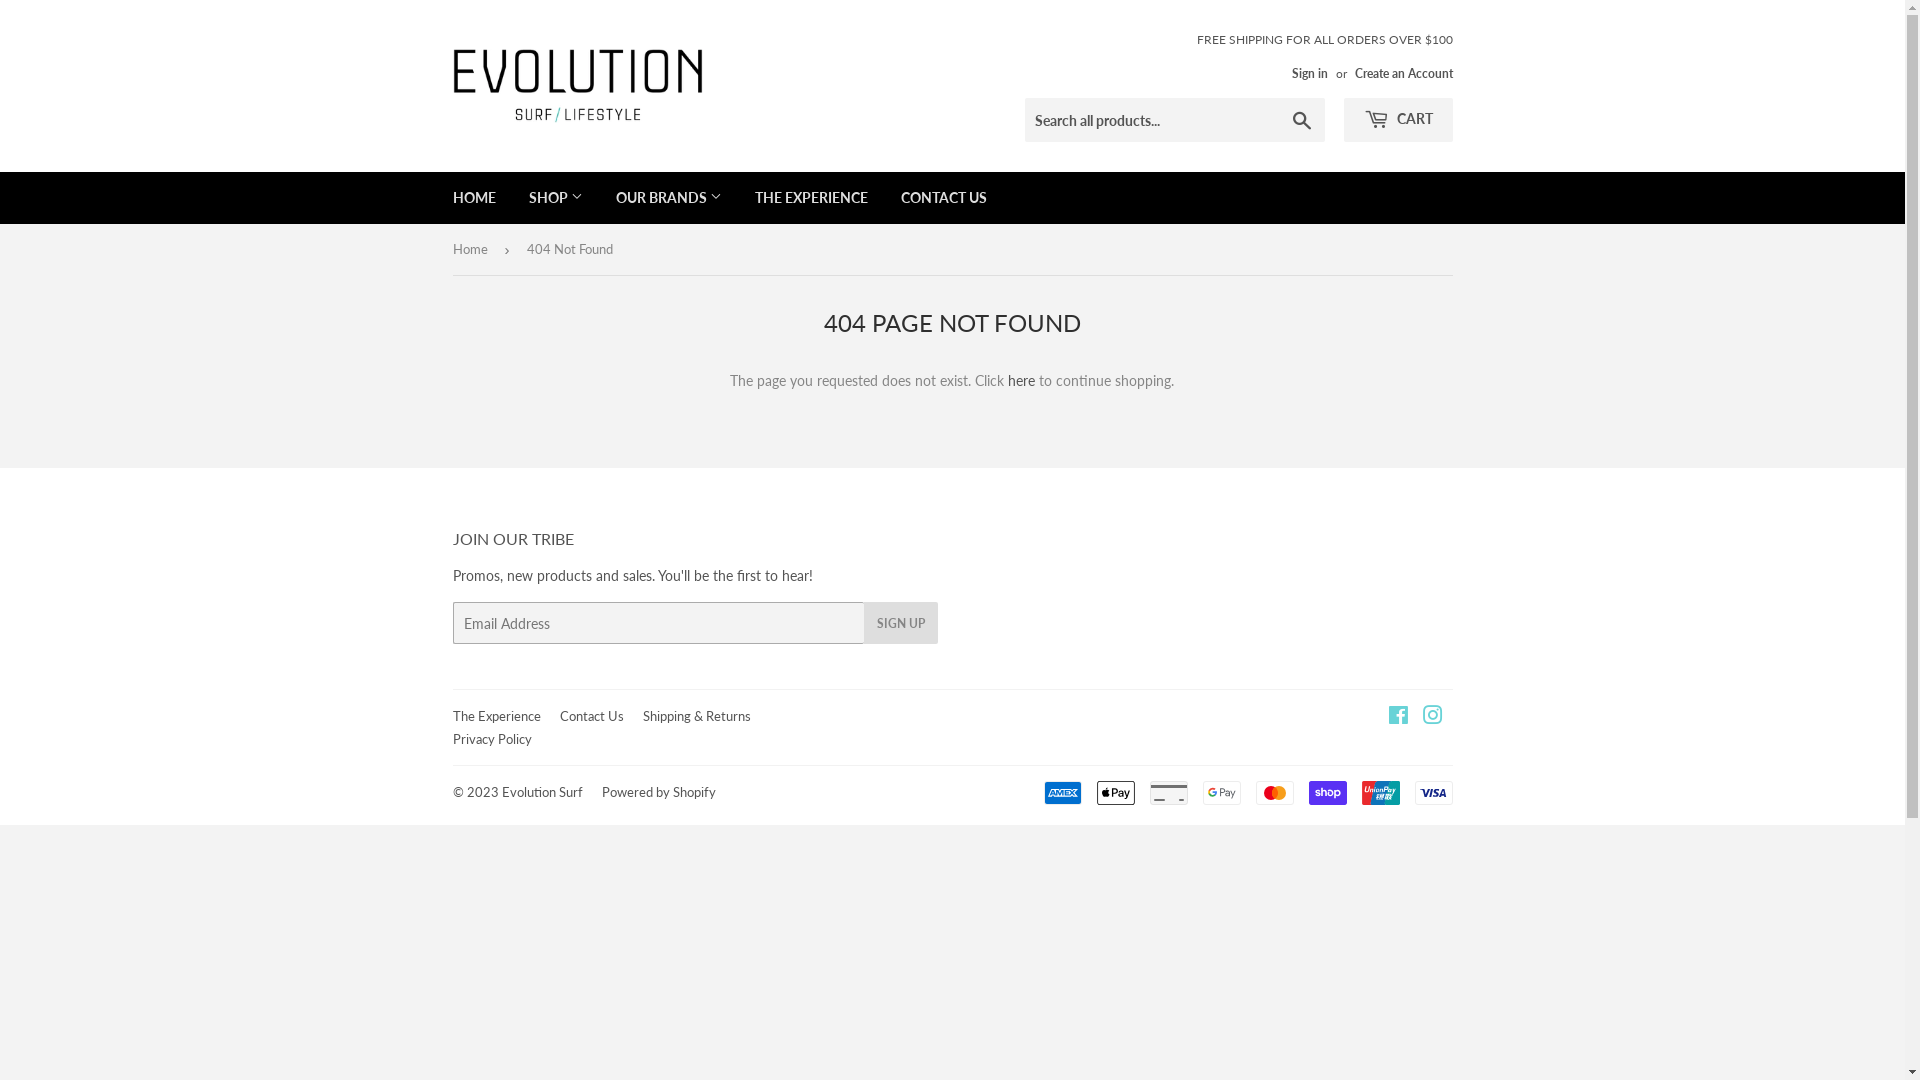  What do you see at coordinates (495, 715) in the screenshot?
I see `'The Experience'` at bounding box center [495, 715].